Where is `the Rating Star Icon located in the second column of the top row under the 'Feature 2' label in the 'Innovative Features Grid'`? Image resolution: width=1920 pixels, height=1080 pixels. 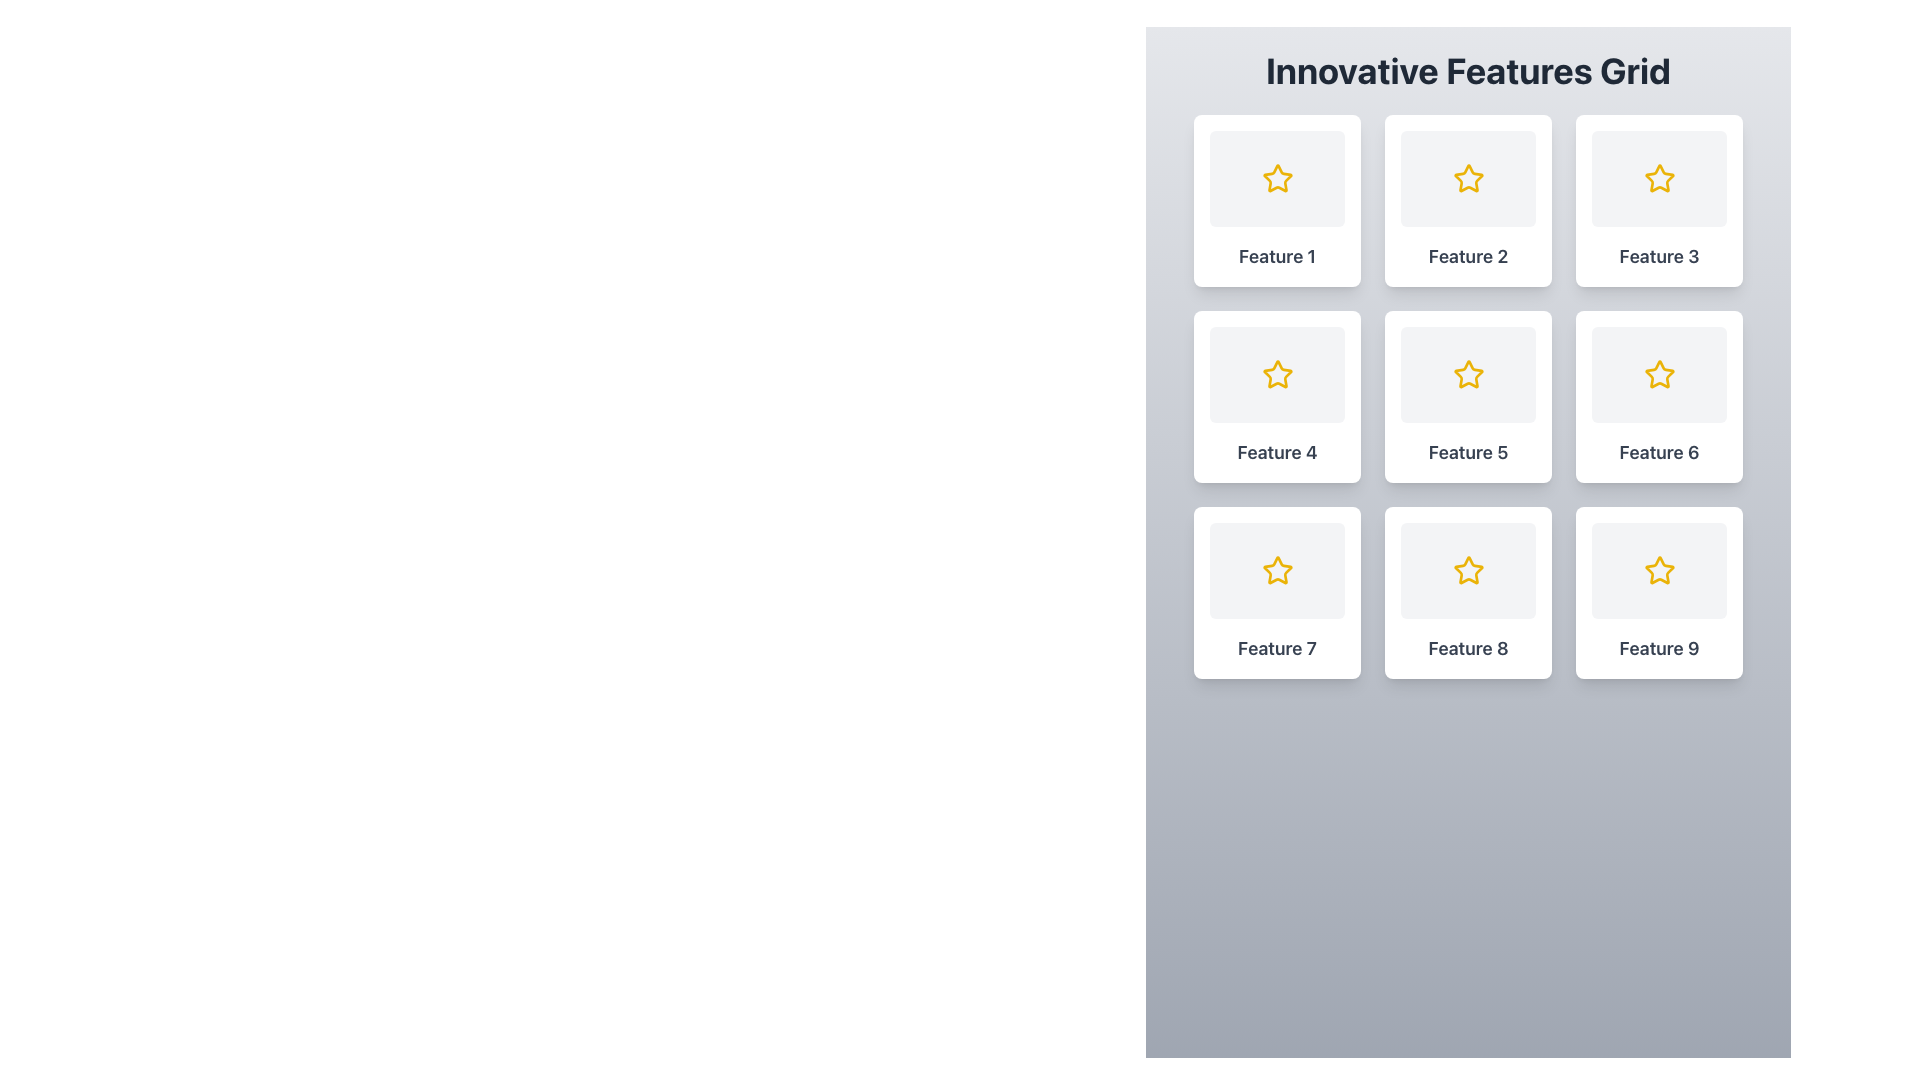
the Rating Star Icon located in the second column of the top row under the 'Feature 2' label in the 'Innovative Features Grid' is located at coordinates (1468, 177).